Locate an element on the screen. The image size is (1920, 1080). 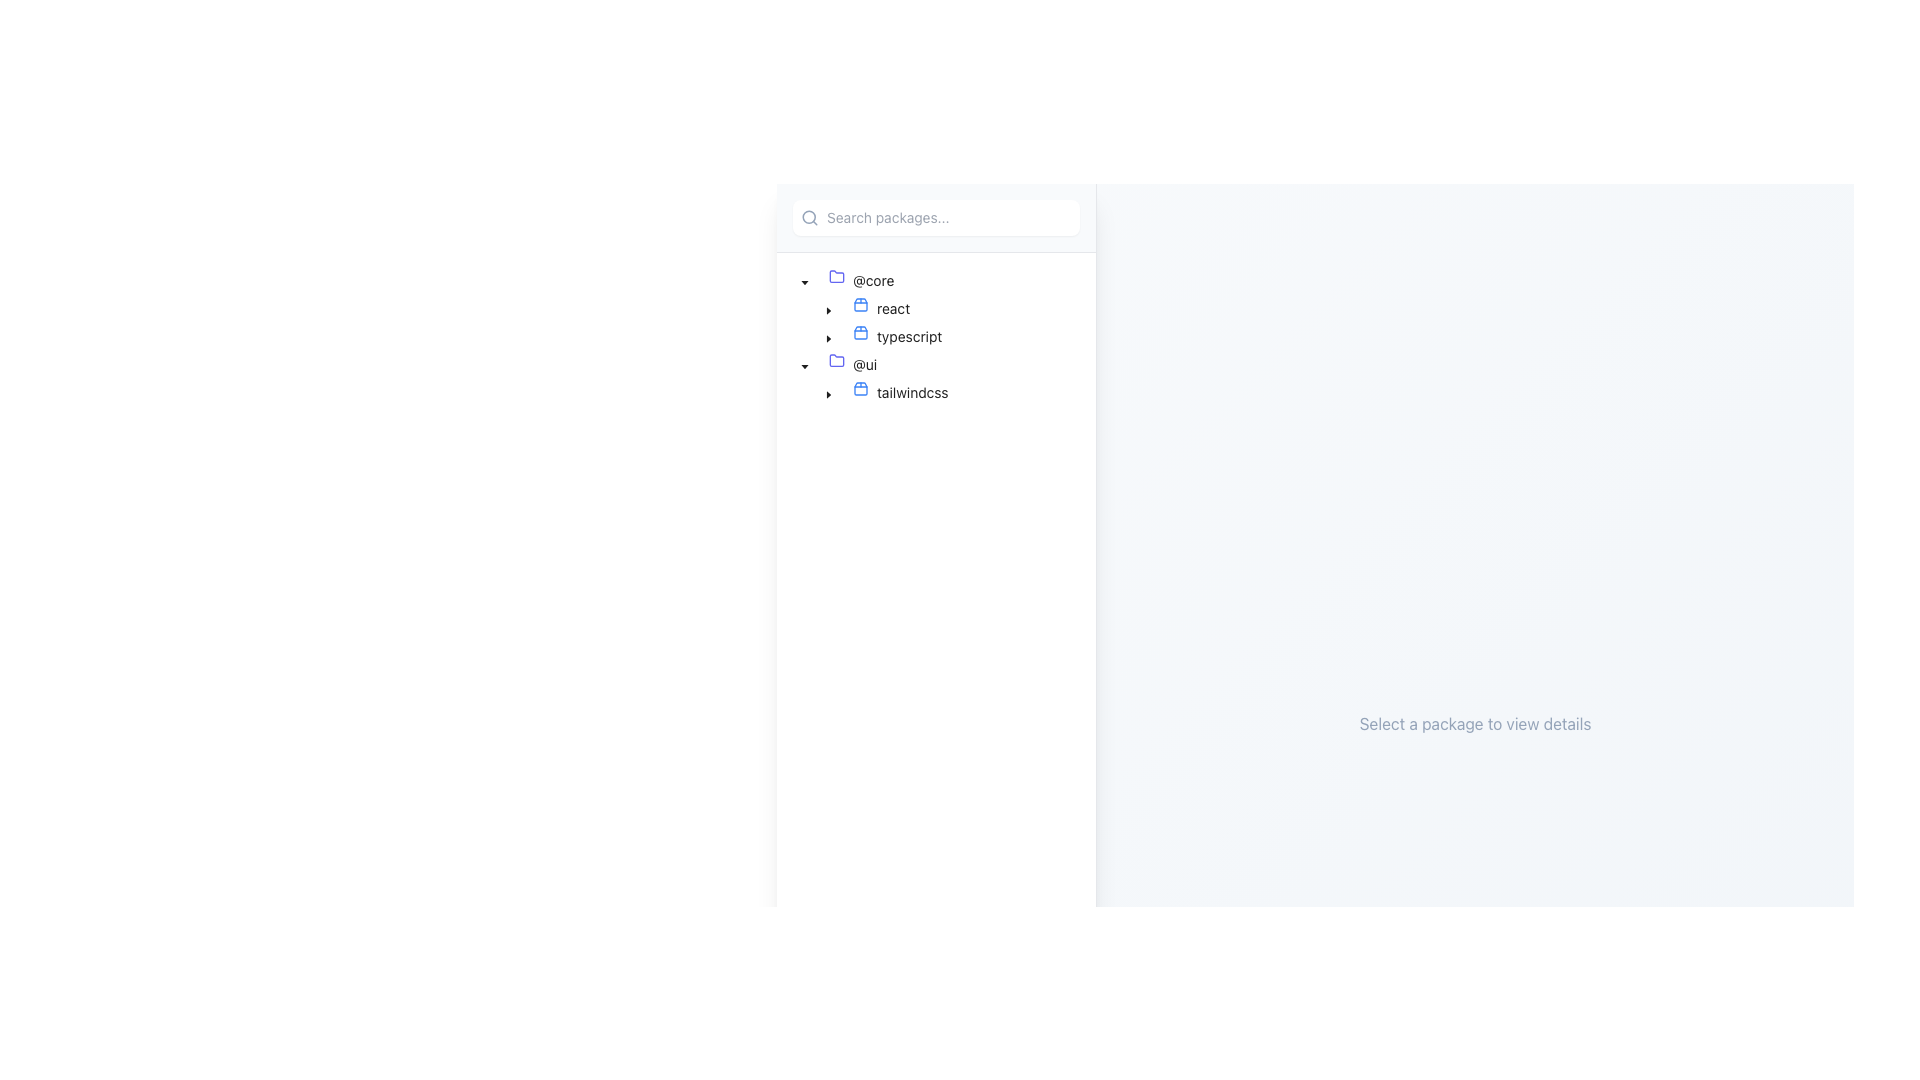
the Tree node representing a collapsible folder under the '@core' directory is located at coordinates (853, 365).